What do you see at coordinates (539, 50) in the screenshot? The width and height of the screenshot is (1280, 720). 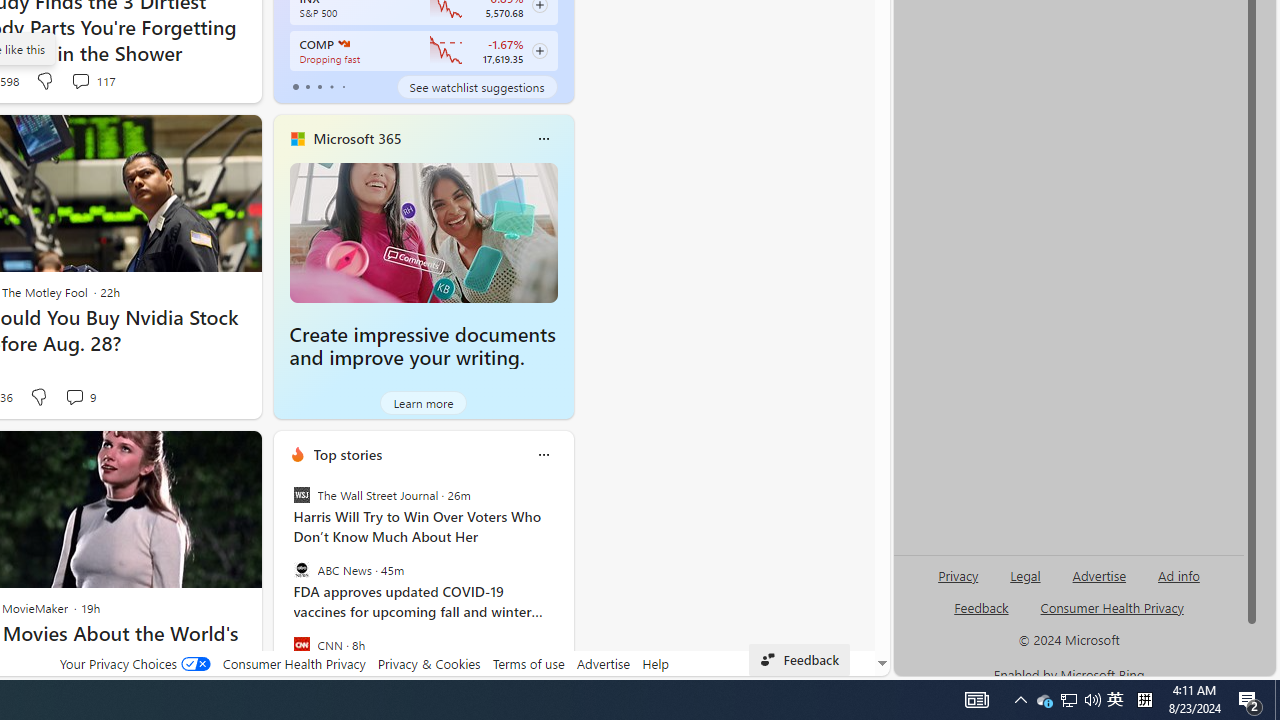 I see `'Class: follow-button  m'` at bounding box center [539, 50].